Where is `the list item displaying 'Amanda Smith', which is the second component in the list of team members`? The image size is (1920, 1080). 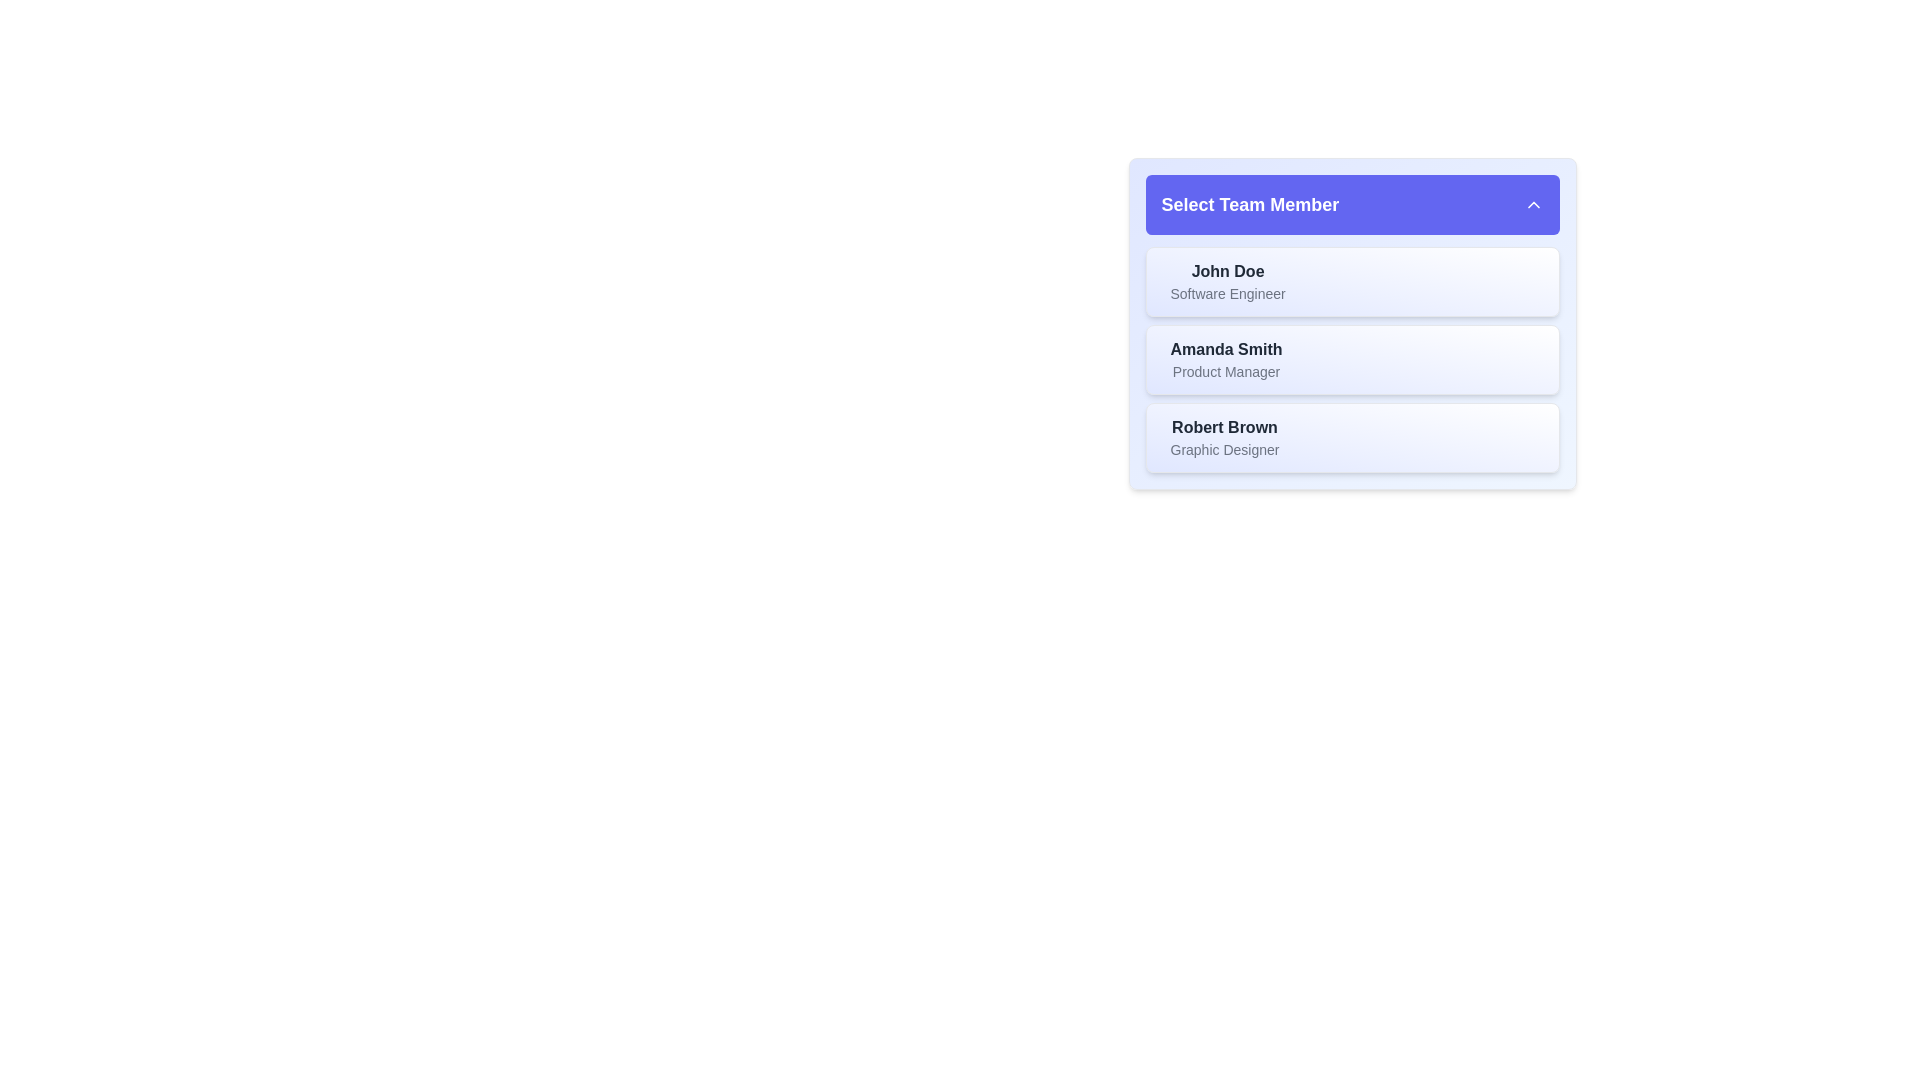 the list item displaying 'Amanda Smith', which is the second component in the list of team members is located at coordinates (1352, 358).